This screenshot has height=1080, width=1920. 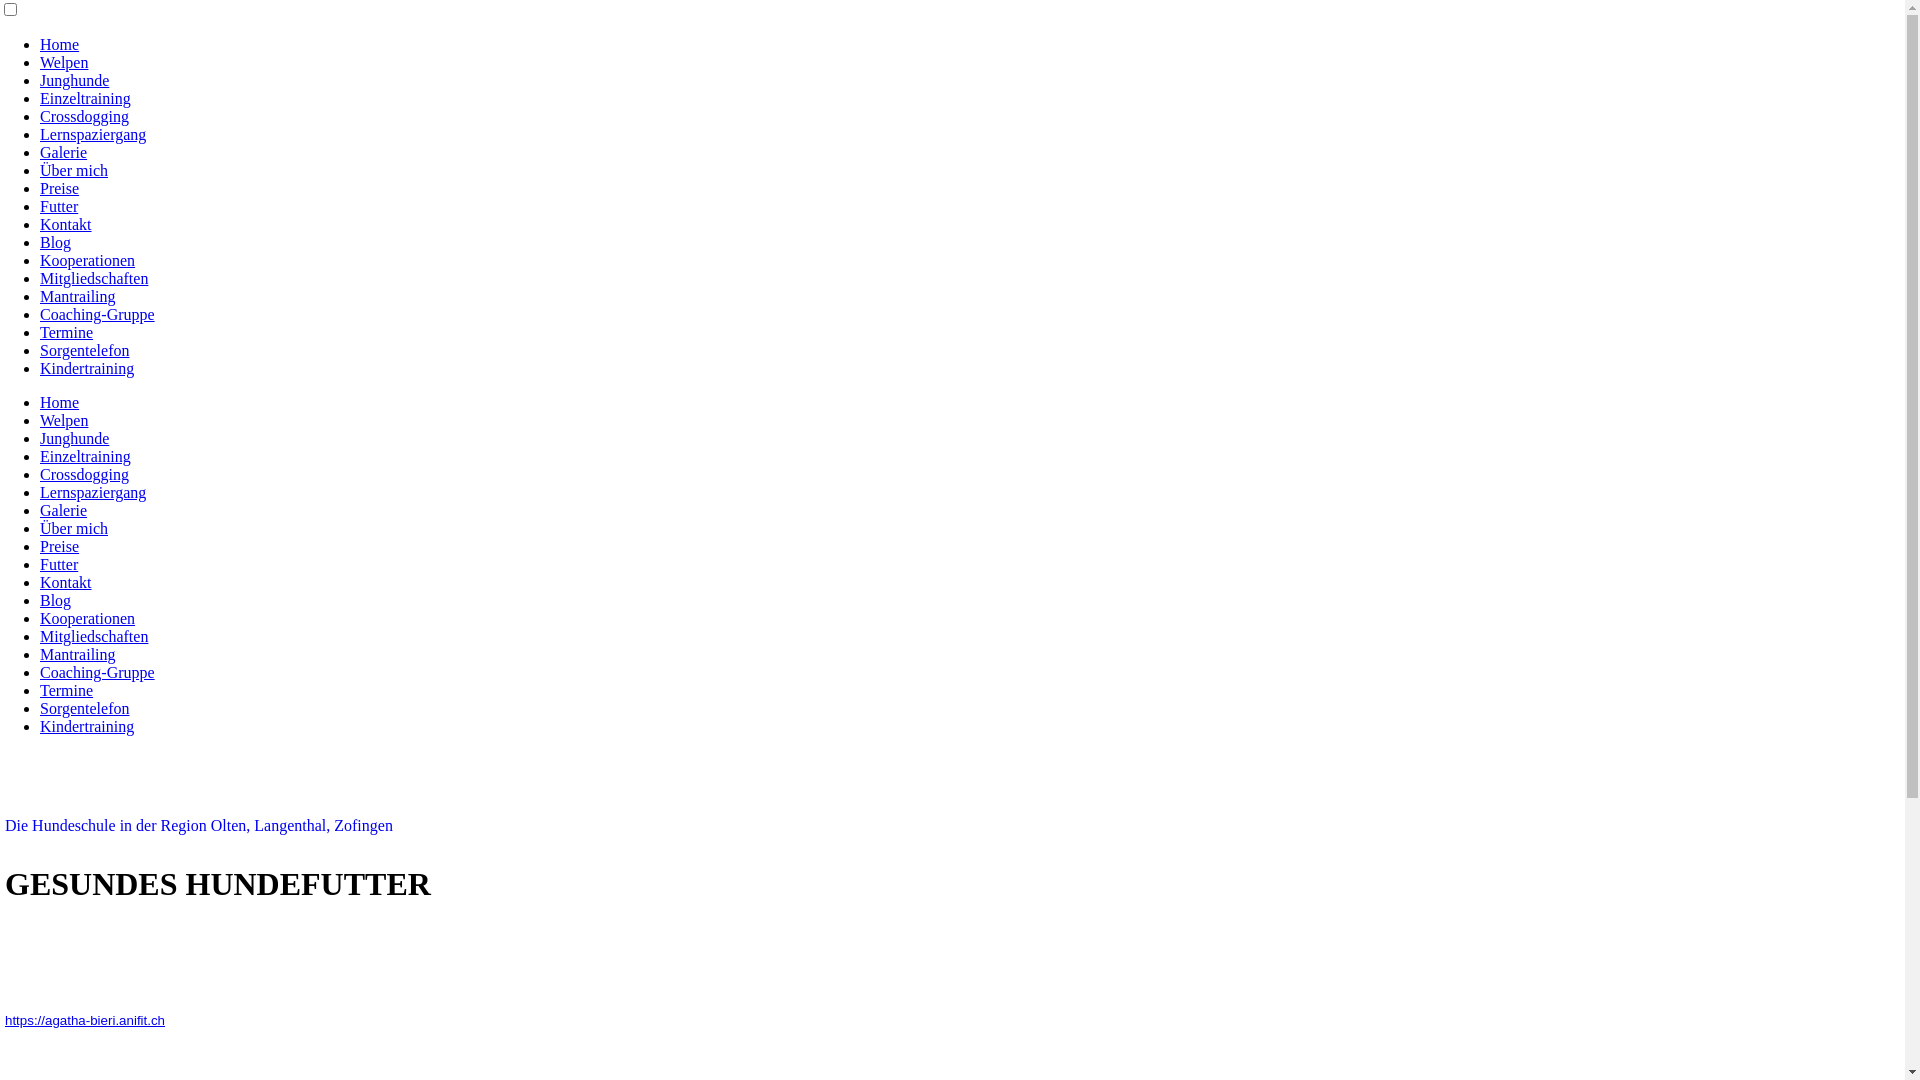 I want to click on 'Welpen', so click(x=63, y=419).